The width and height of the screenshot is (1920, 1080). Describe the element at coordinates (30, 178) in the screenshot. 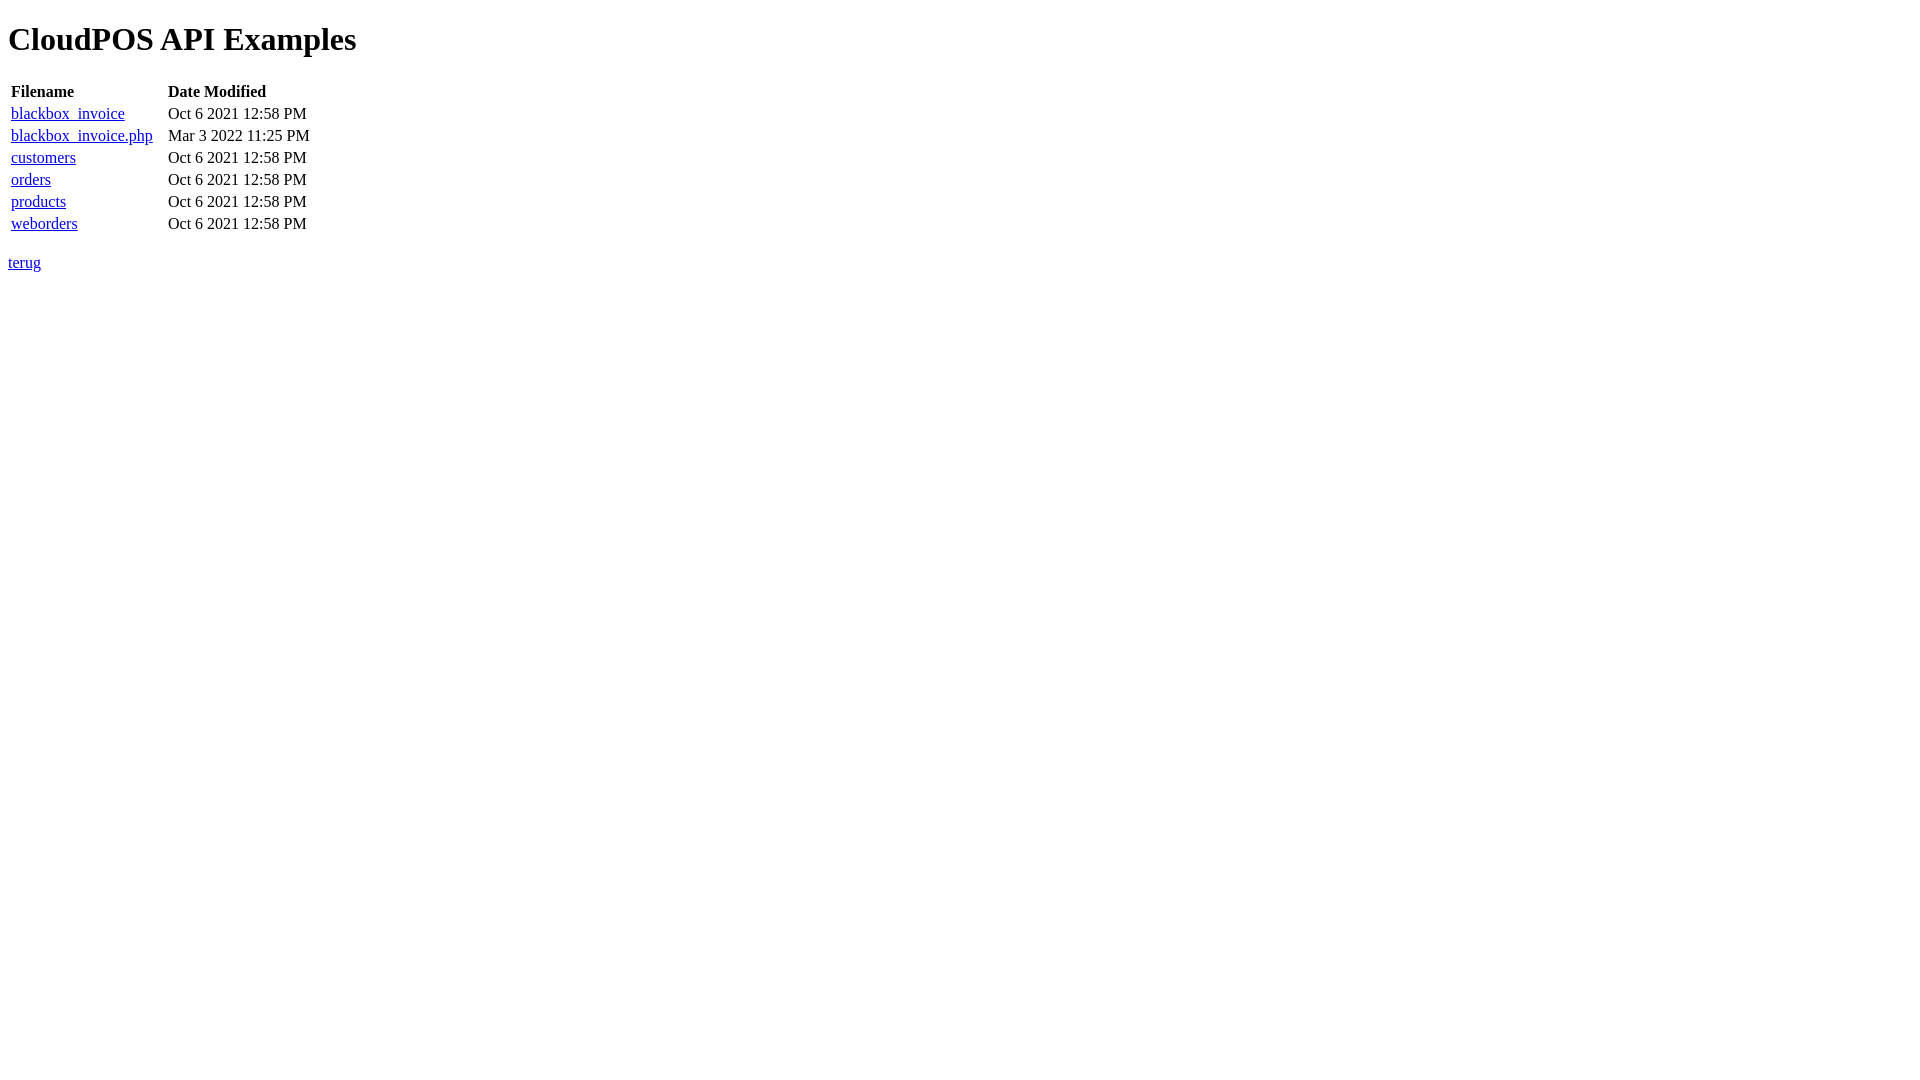

I see `'orders'` at that location.